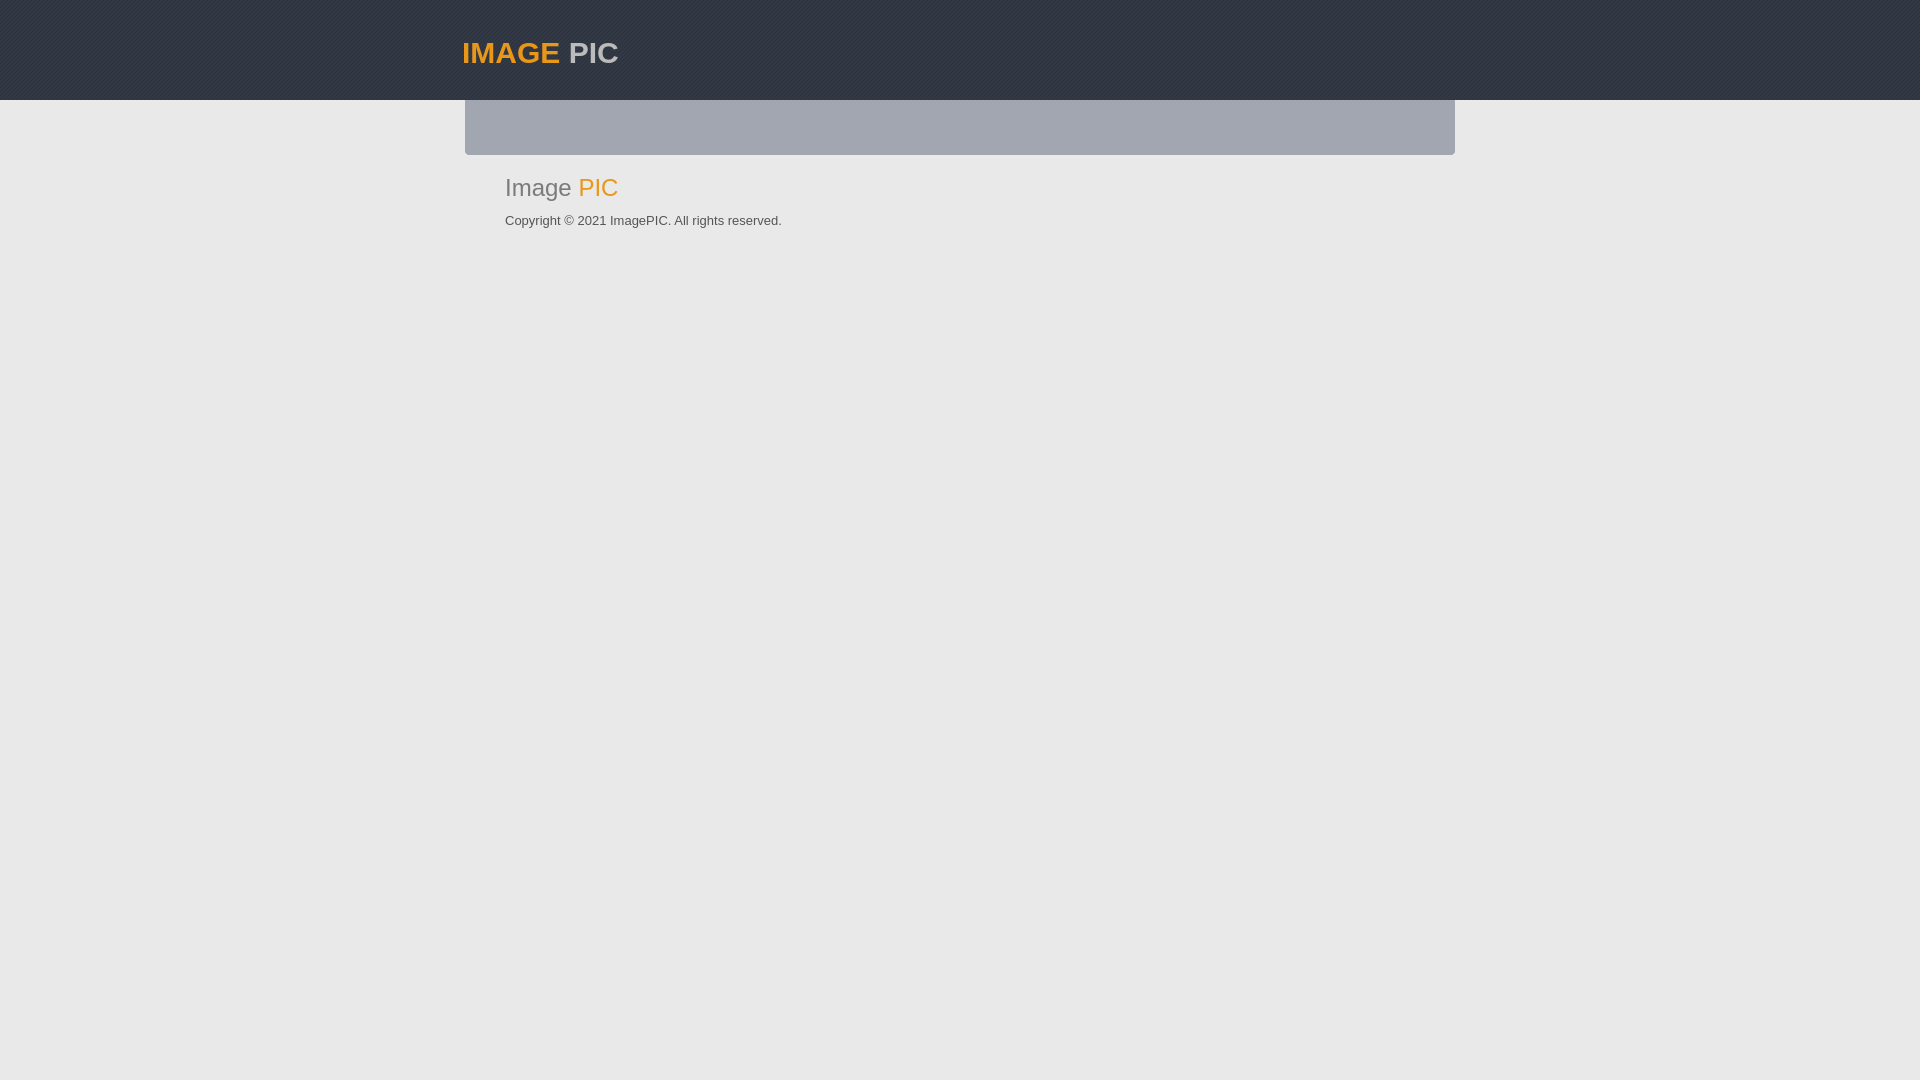  I want to click on 'IMAGE PIC', so click(460, 40).